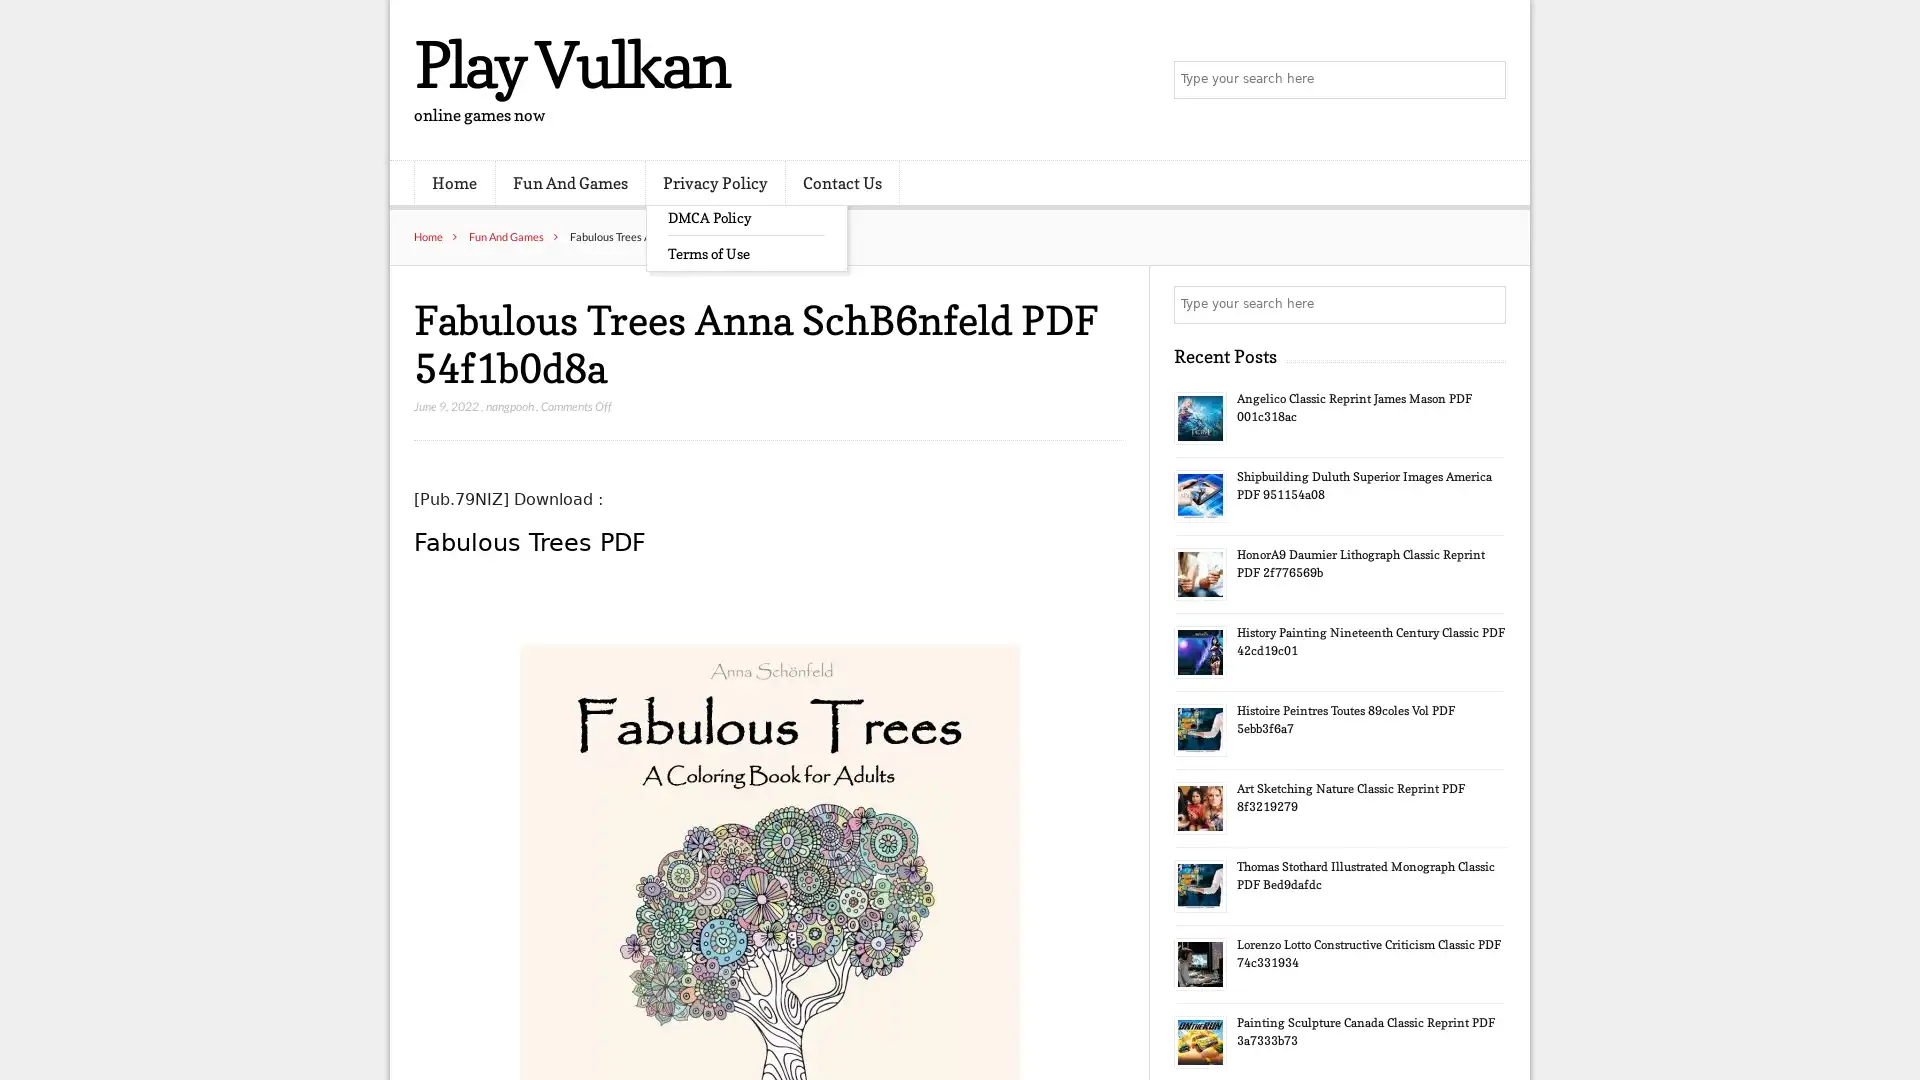 The image size is (1920, 1080). What do you see at coordinates (1485, 80) in the screenshot?
I see `Search` at bounding box center [1485, 80].